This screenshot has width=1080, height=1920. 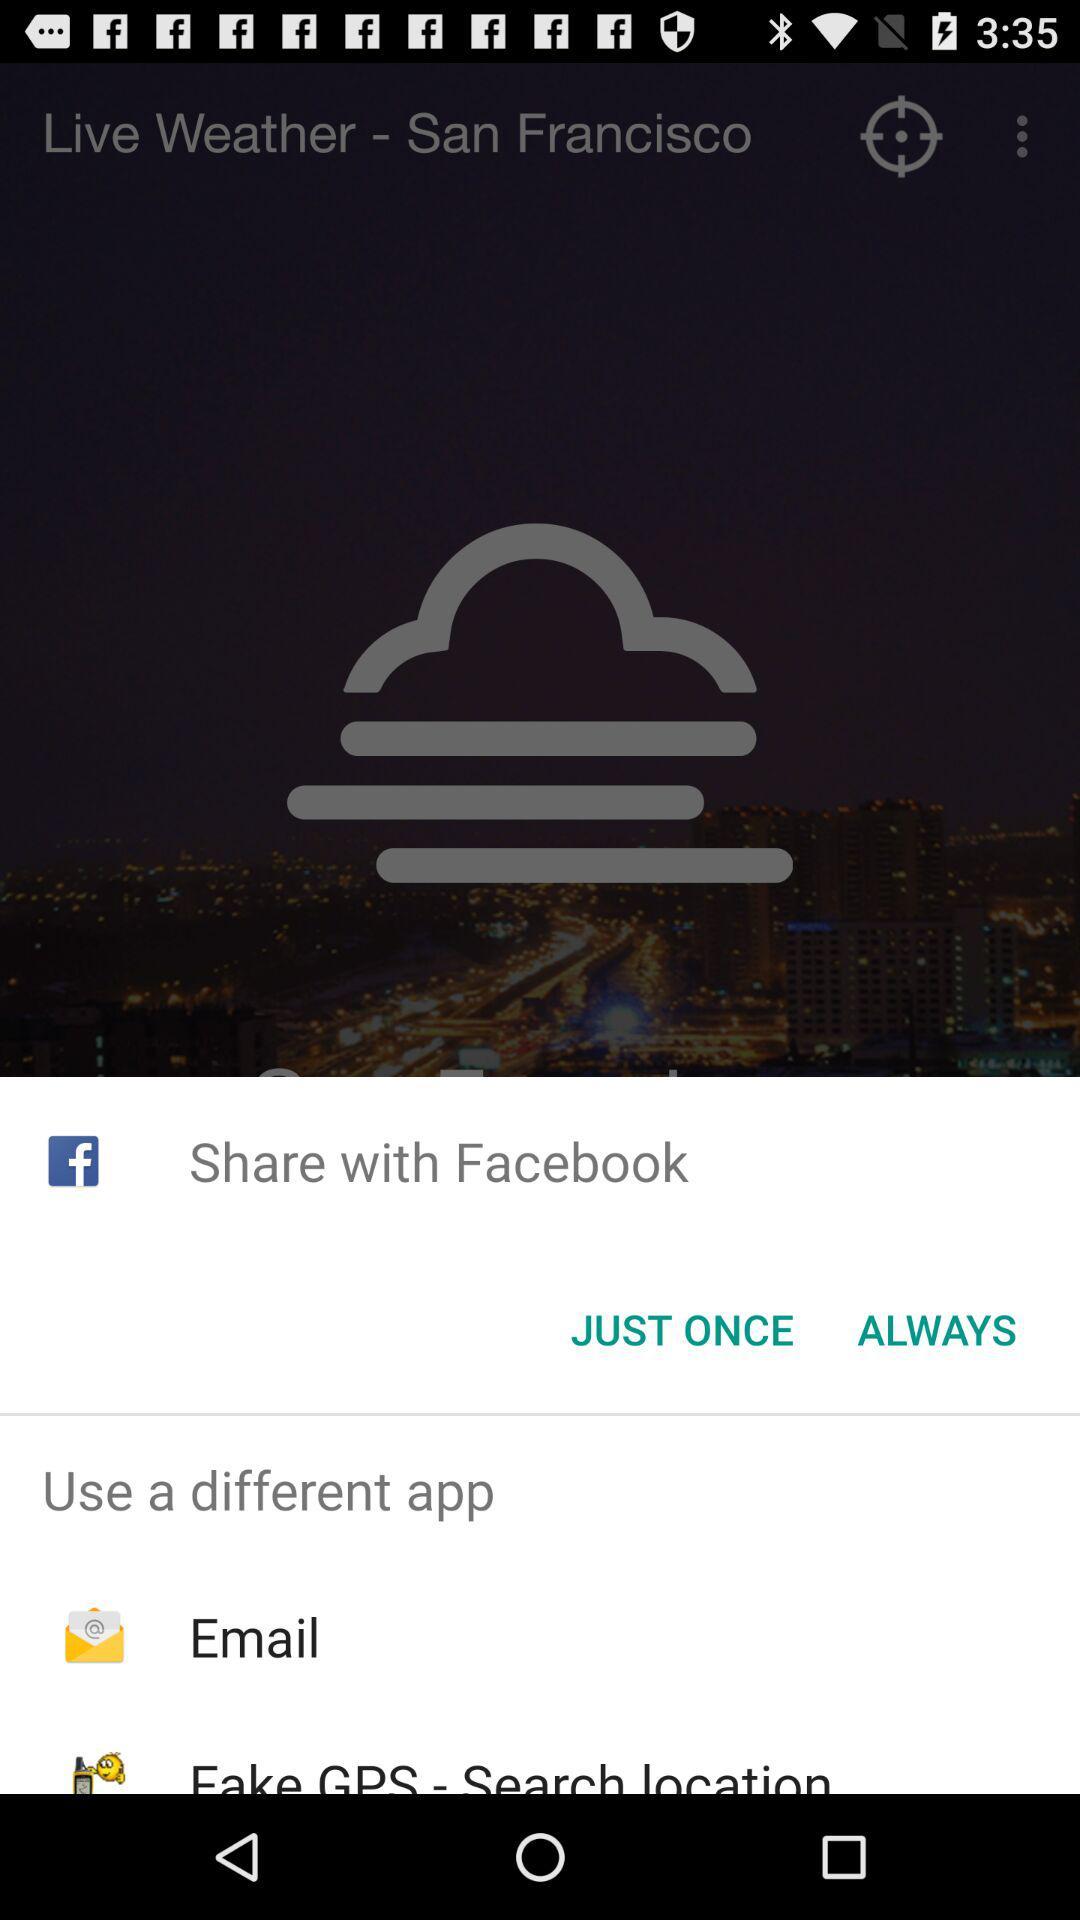 I want to click on item above the fake gps search app, so click(x=253, y=1636).